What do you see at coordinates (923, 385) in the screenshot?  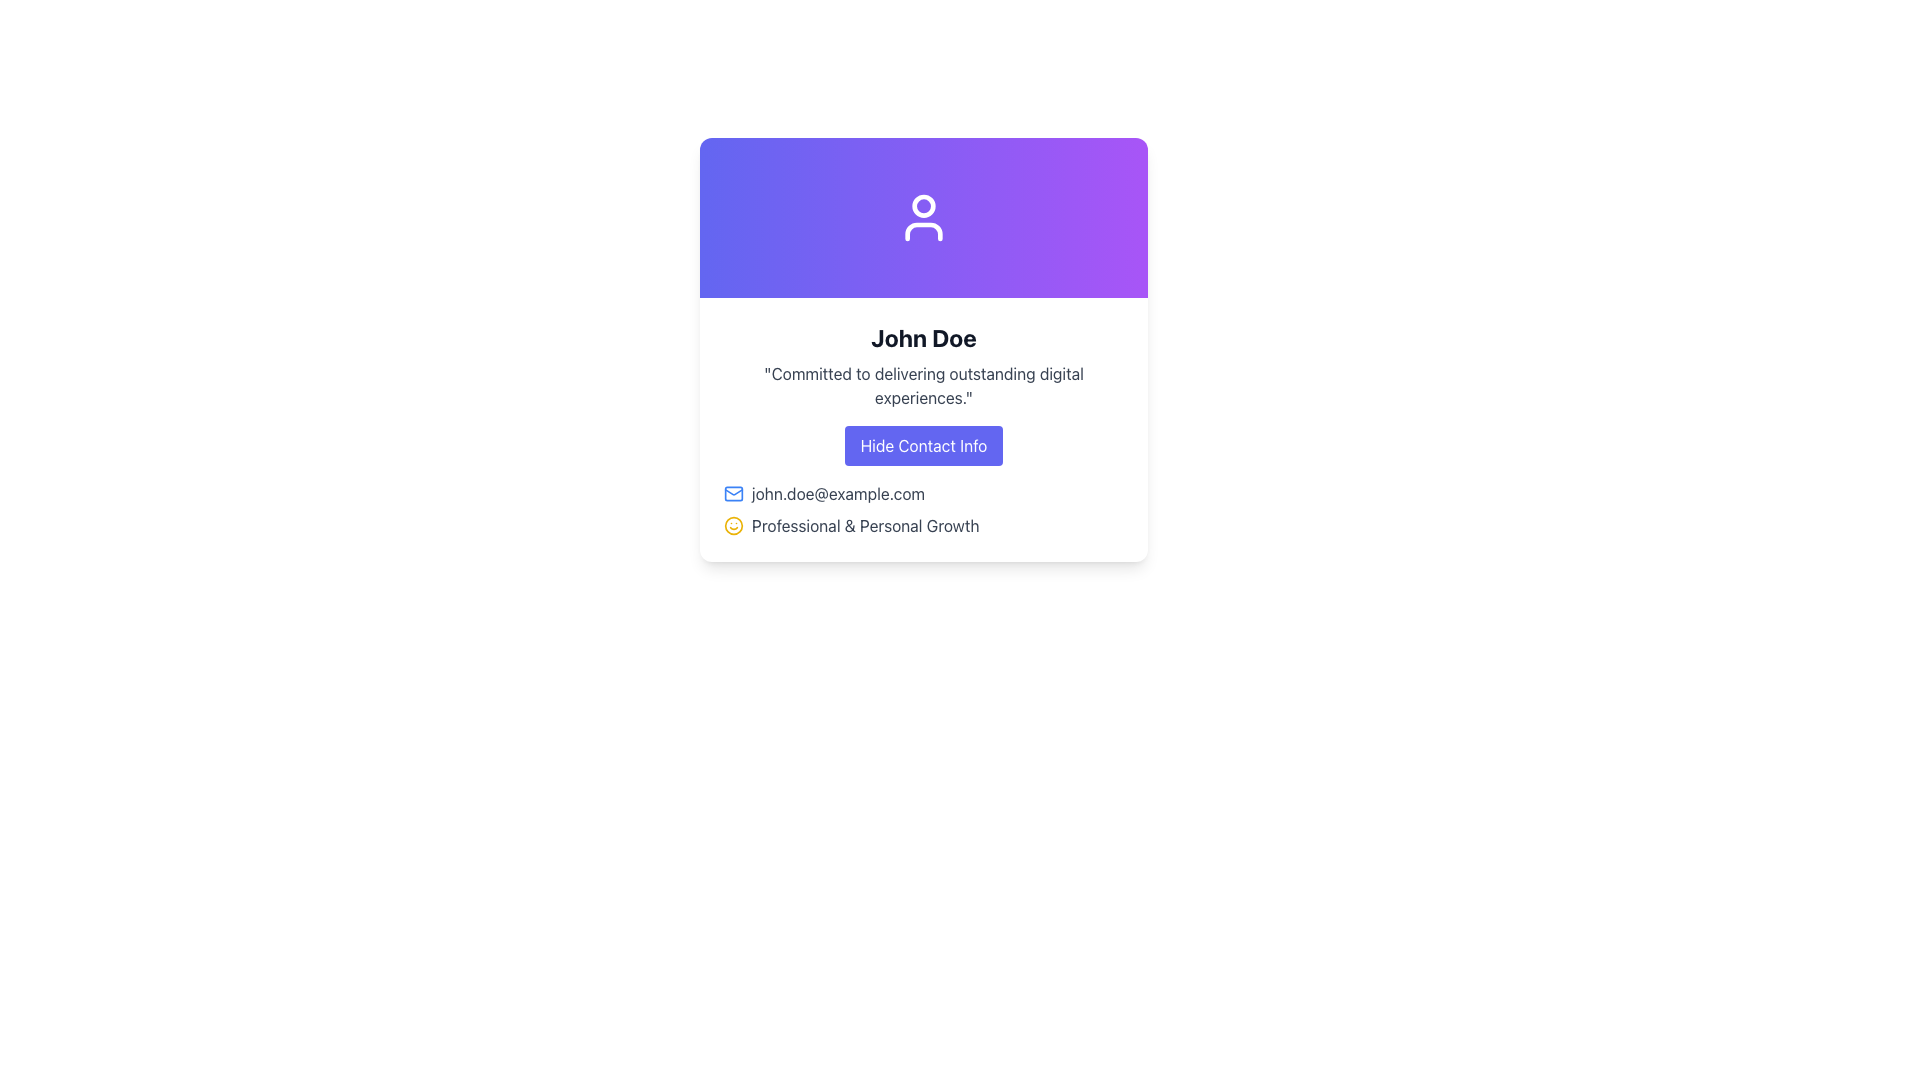 I see `the text element displaying the statement: 'Committed to delivering outstanding digital experiences.' which is styled in gray and located below the title 'John Doe'` at bounding box center [923, 385].